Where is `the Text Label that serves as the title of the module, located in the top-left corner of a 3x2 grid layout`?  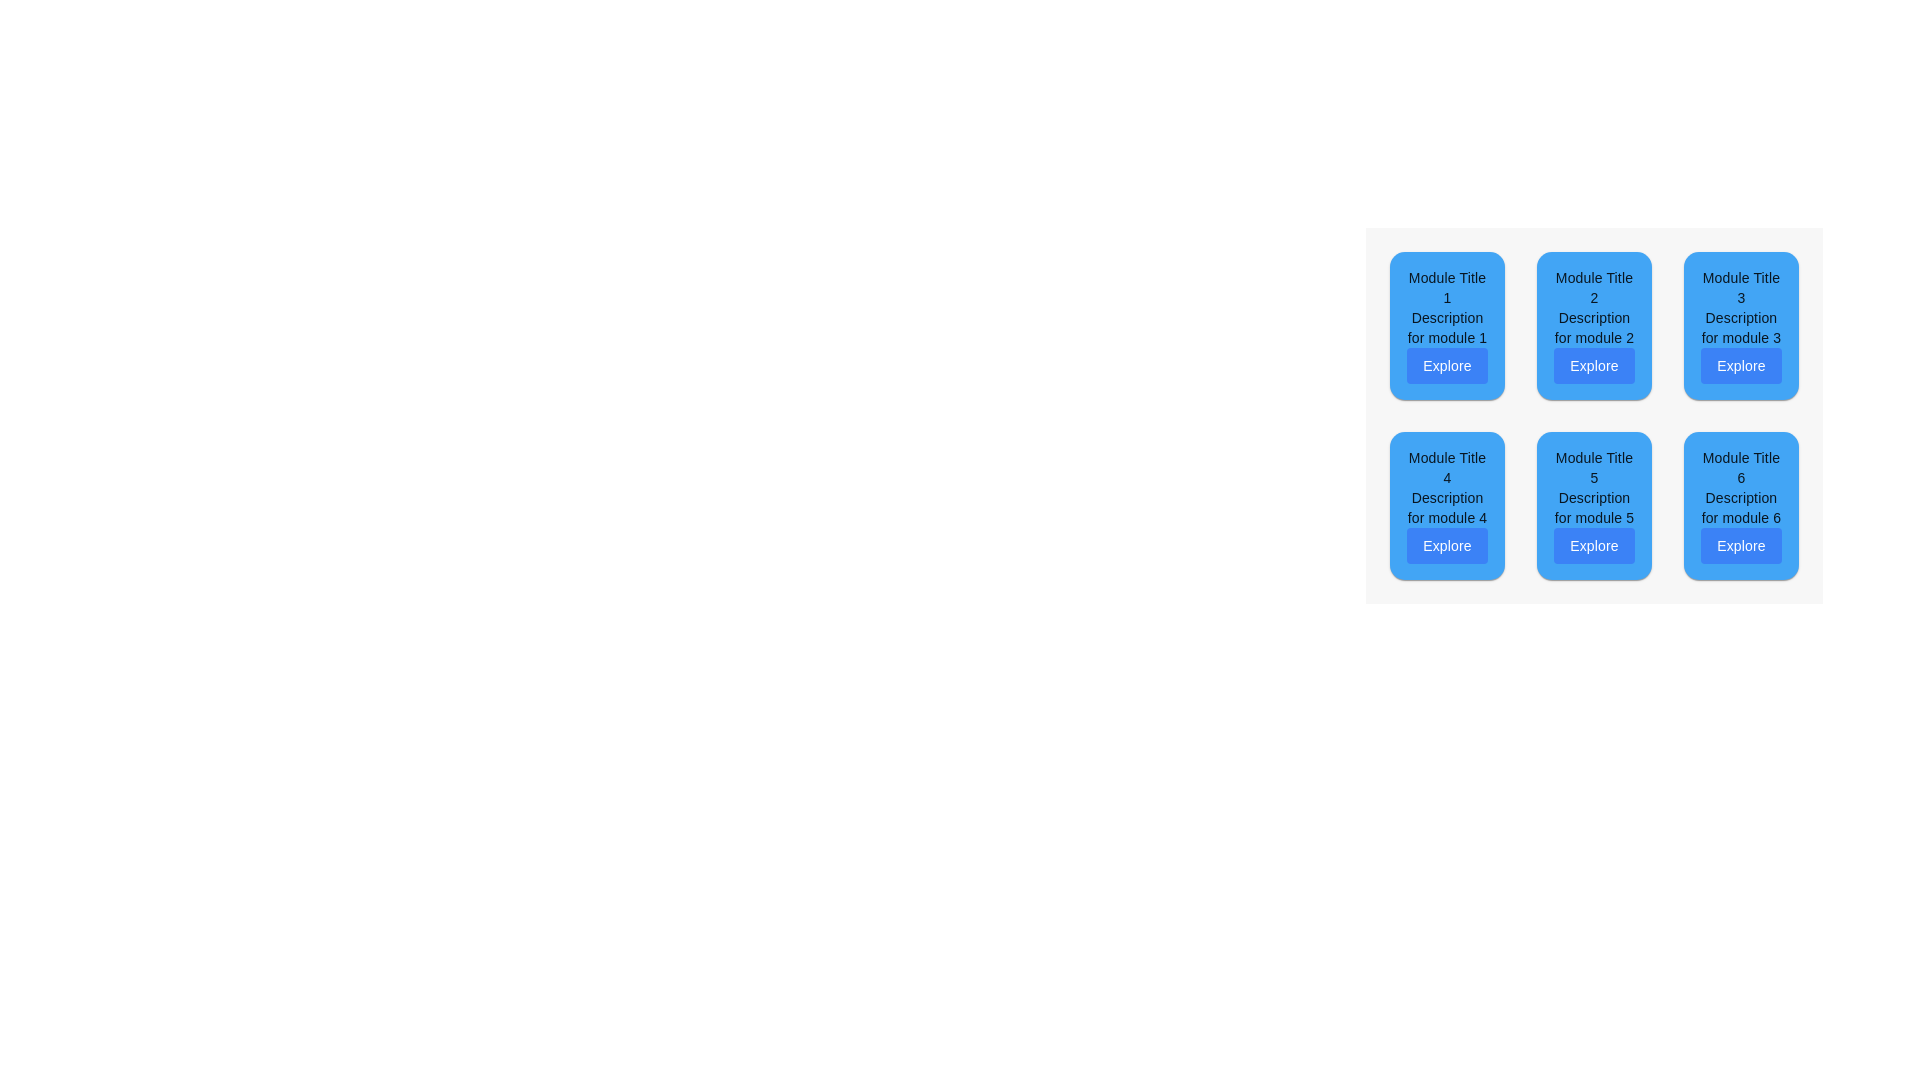
the Text Label that serves as the title of the module, located in the top-left corner of a 3x2 grid layout is located at coordinates (1447, 288).